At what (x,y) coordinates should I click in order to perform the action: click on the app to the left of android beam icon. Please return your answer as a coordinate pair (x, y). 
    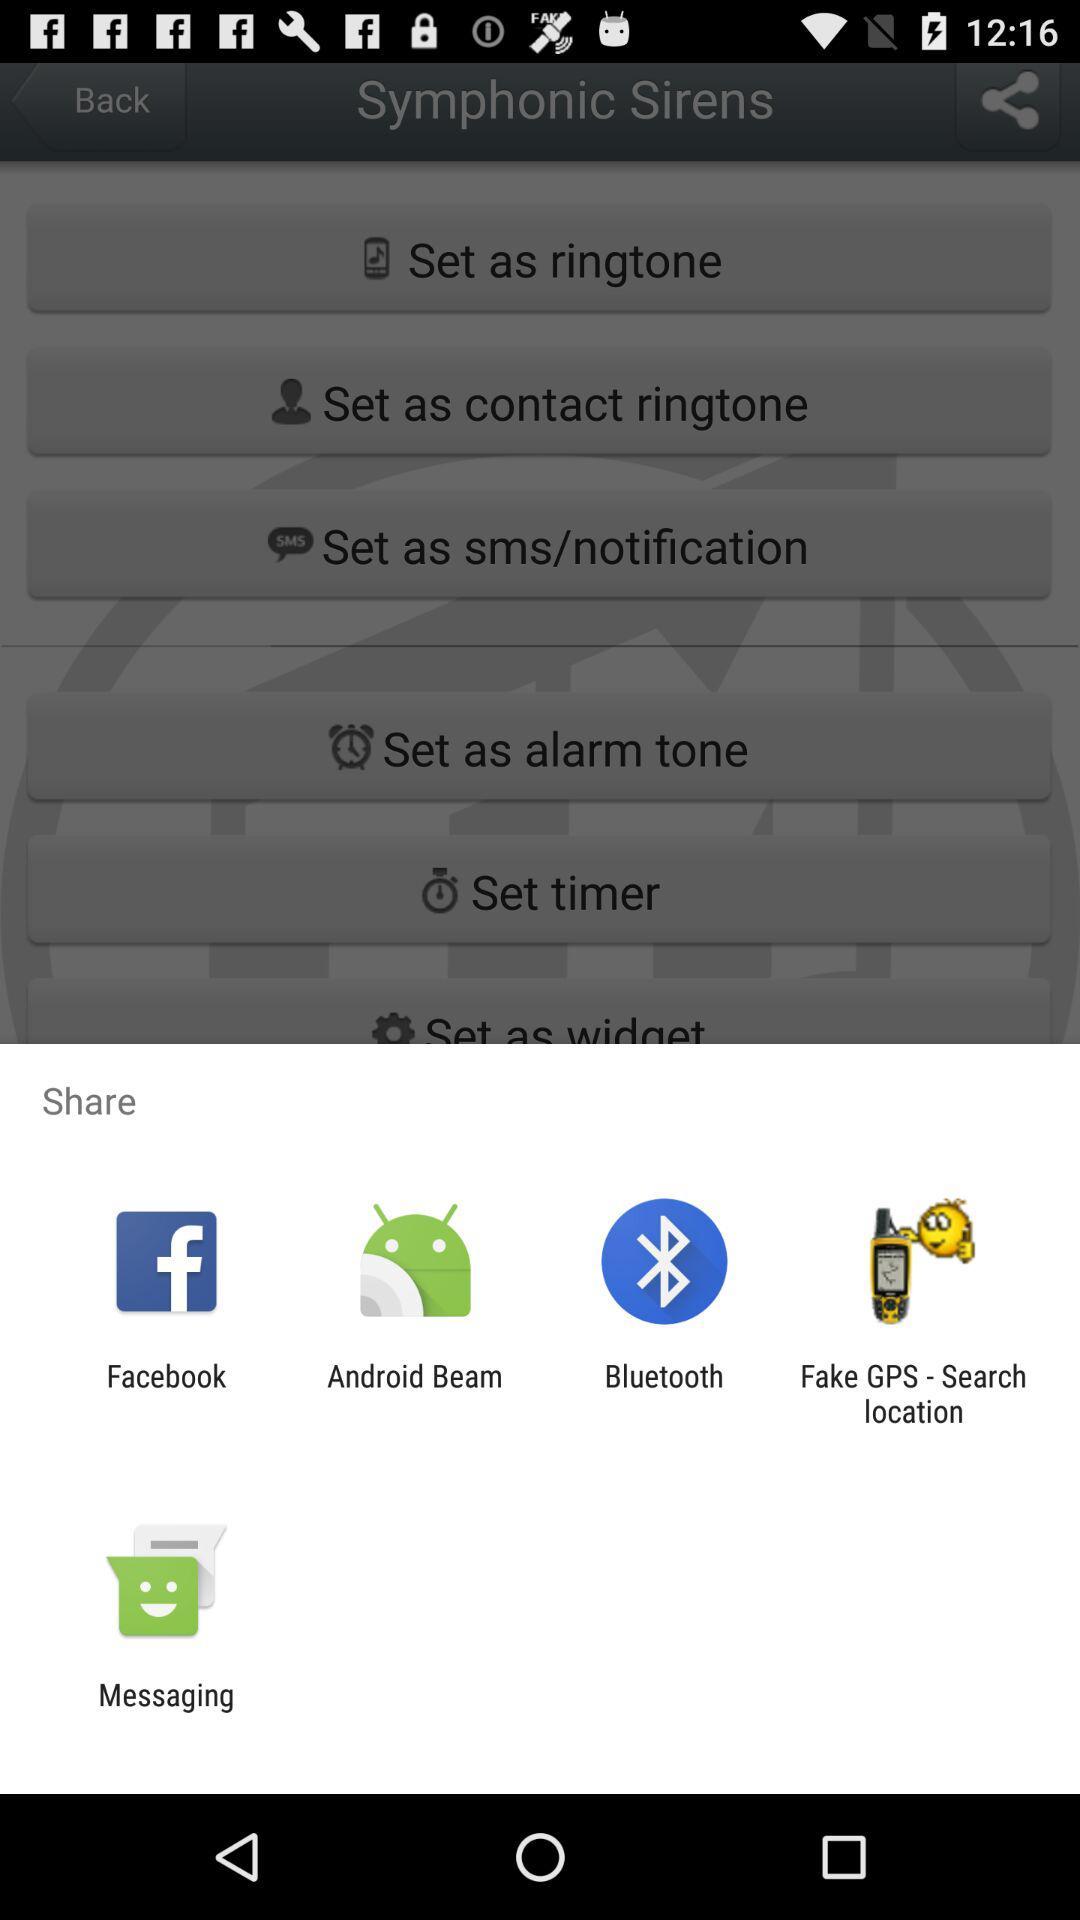
    Looking at the image, I should click on (165, 1392).